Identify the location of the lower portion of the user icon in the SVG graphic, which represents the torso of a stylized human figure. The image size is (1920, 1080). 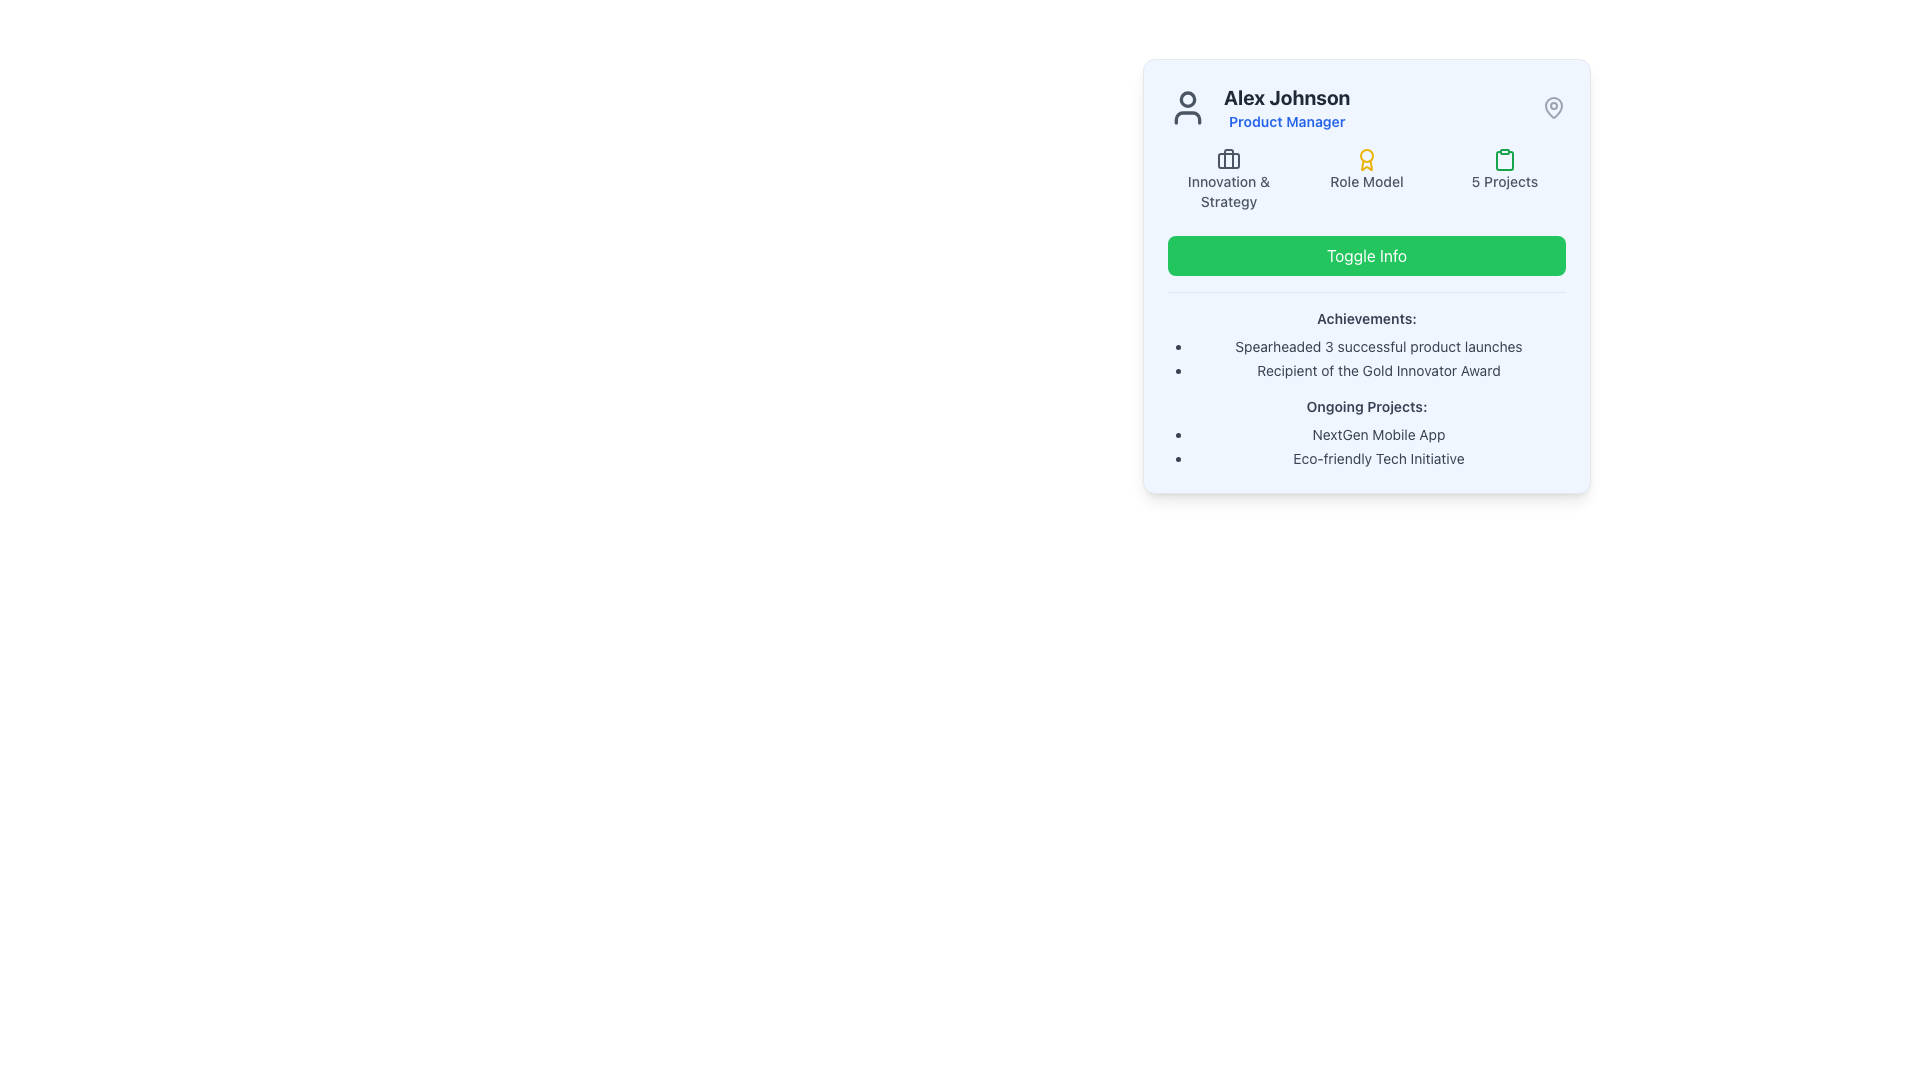
(1188, 118).